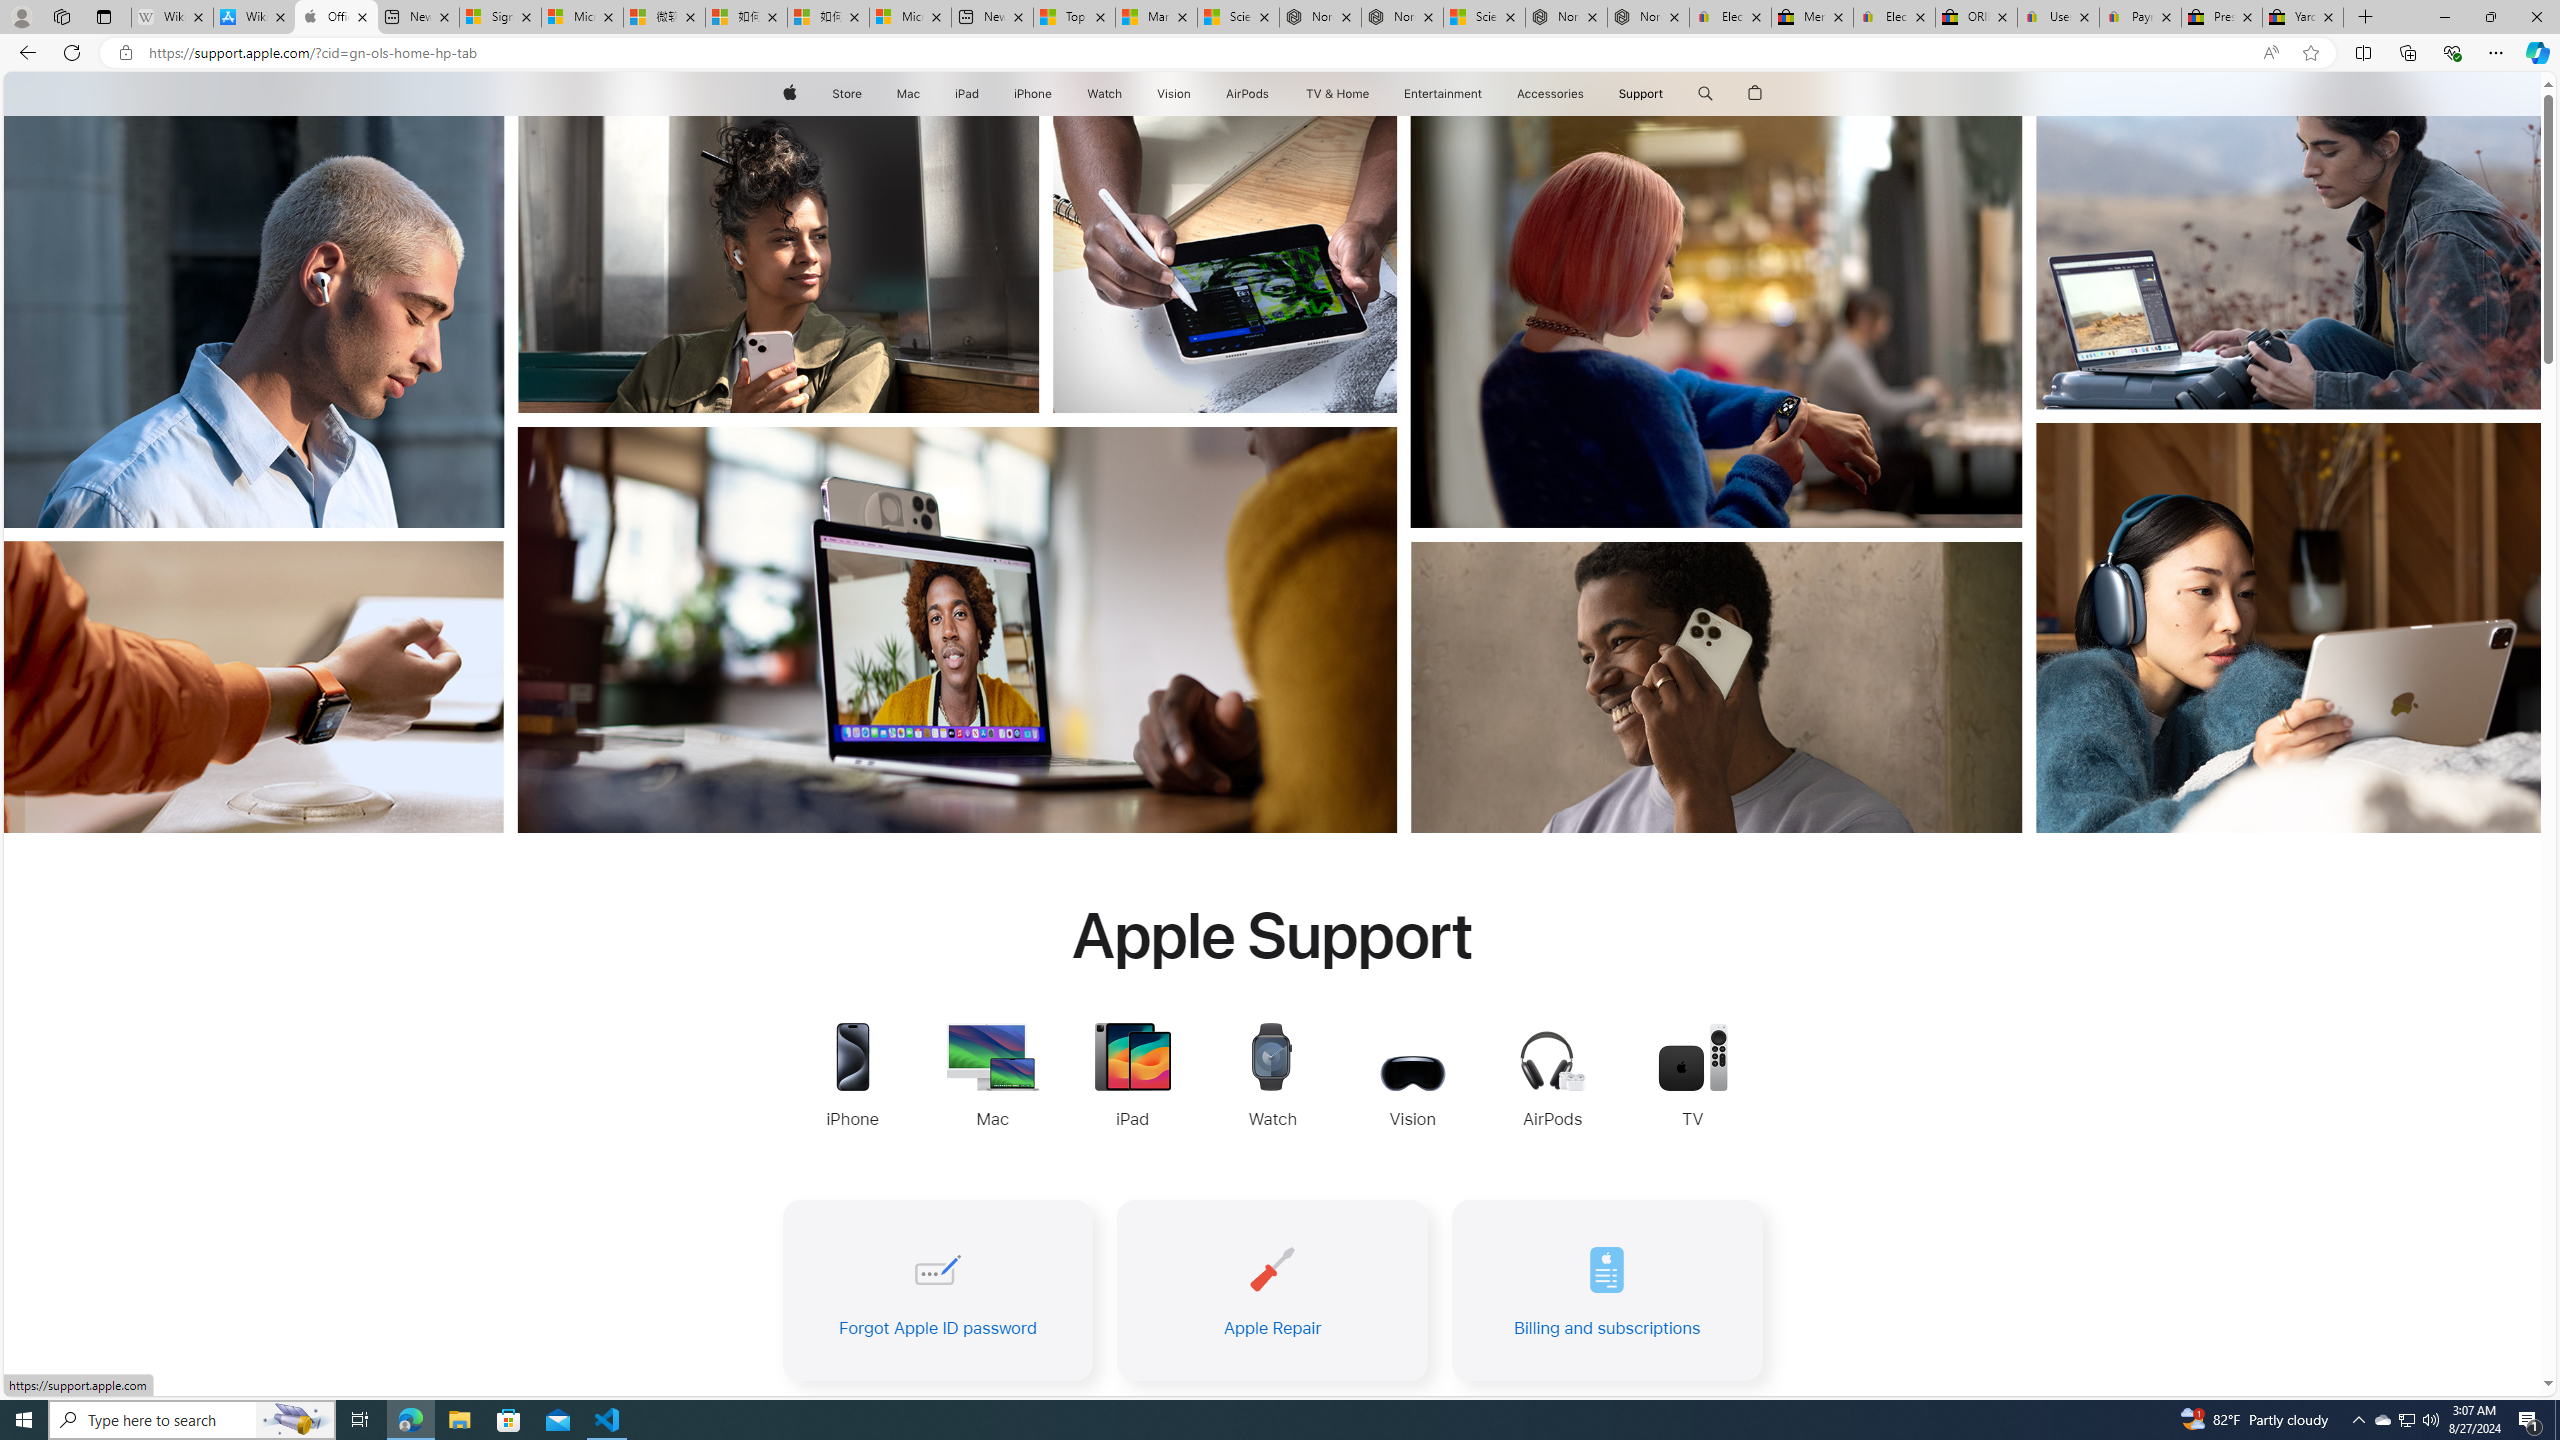 The height and width of the screenshot is (1440, 2560). Describe the element at coordinates (1272, 1076) in the screenshot. I see `'Apple Watch Support'` at that location.